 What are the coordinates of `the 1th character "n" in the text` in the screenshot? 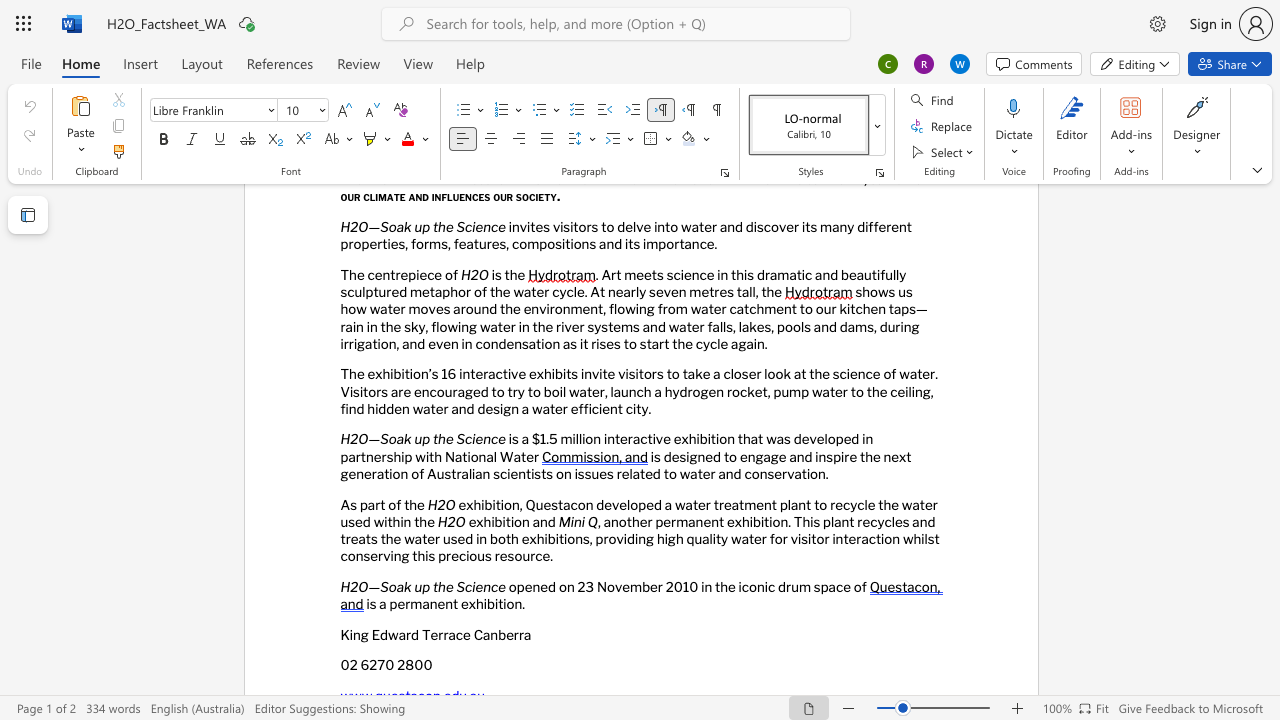 It's located at (487, 585).